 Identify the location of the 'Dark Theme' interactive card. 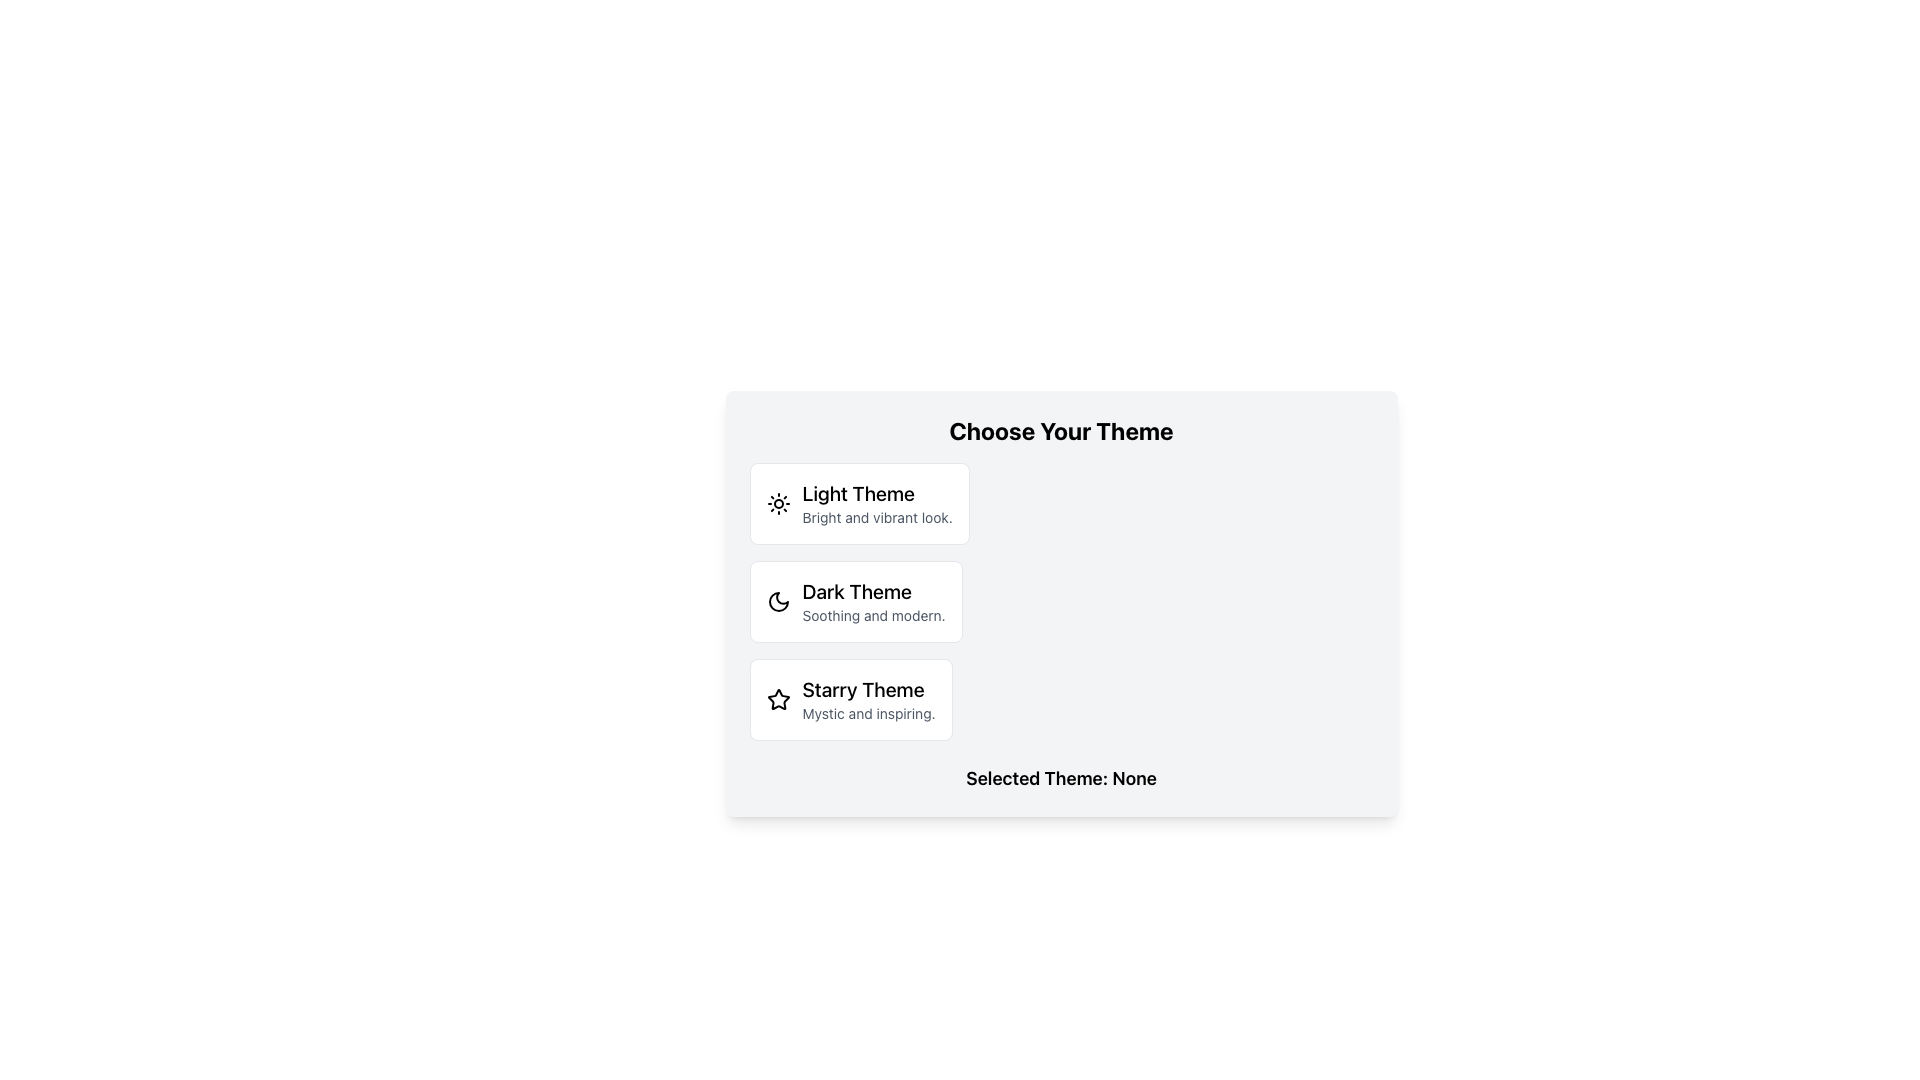
(856, 600).